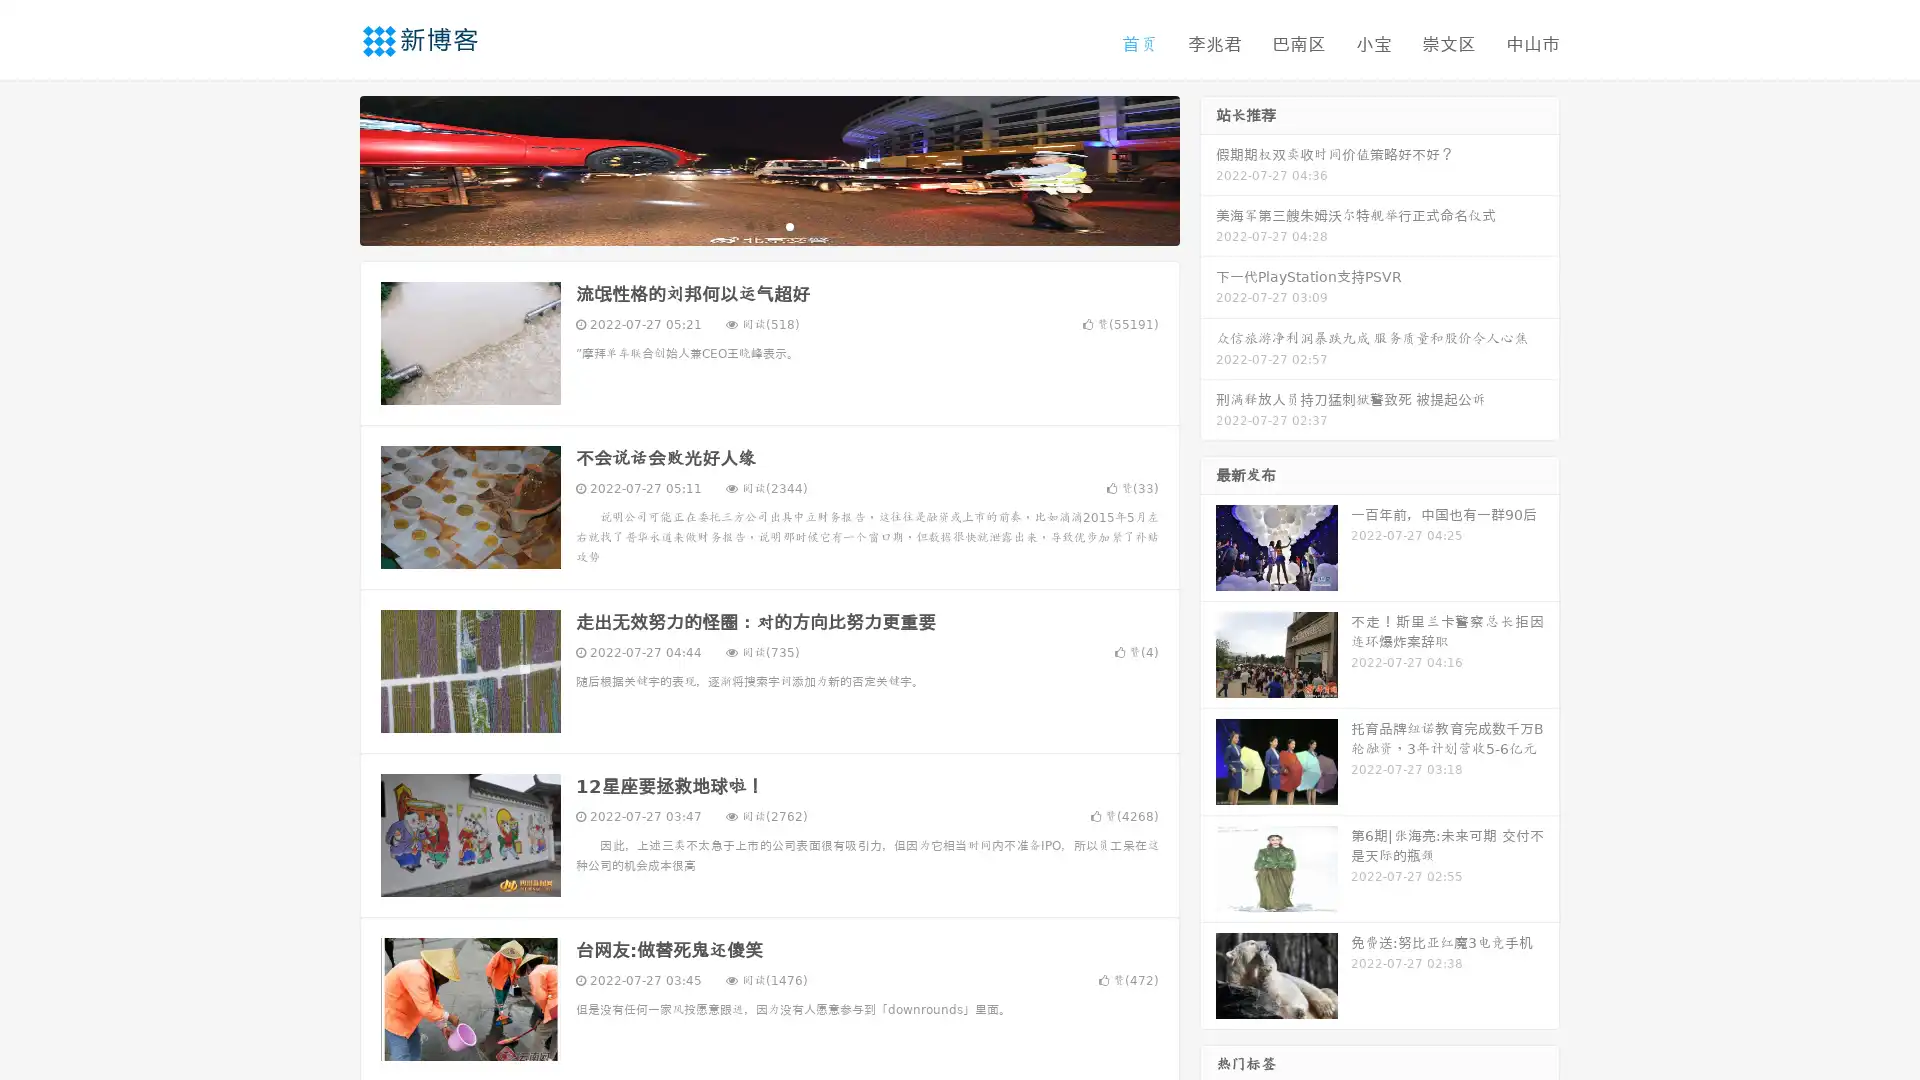 The width and height of the screenshot is (1920, 1080). I want to click on Go to slide 2, so click(768, 225).